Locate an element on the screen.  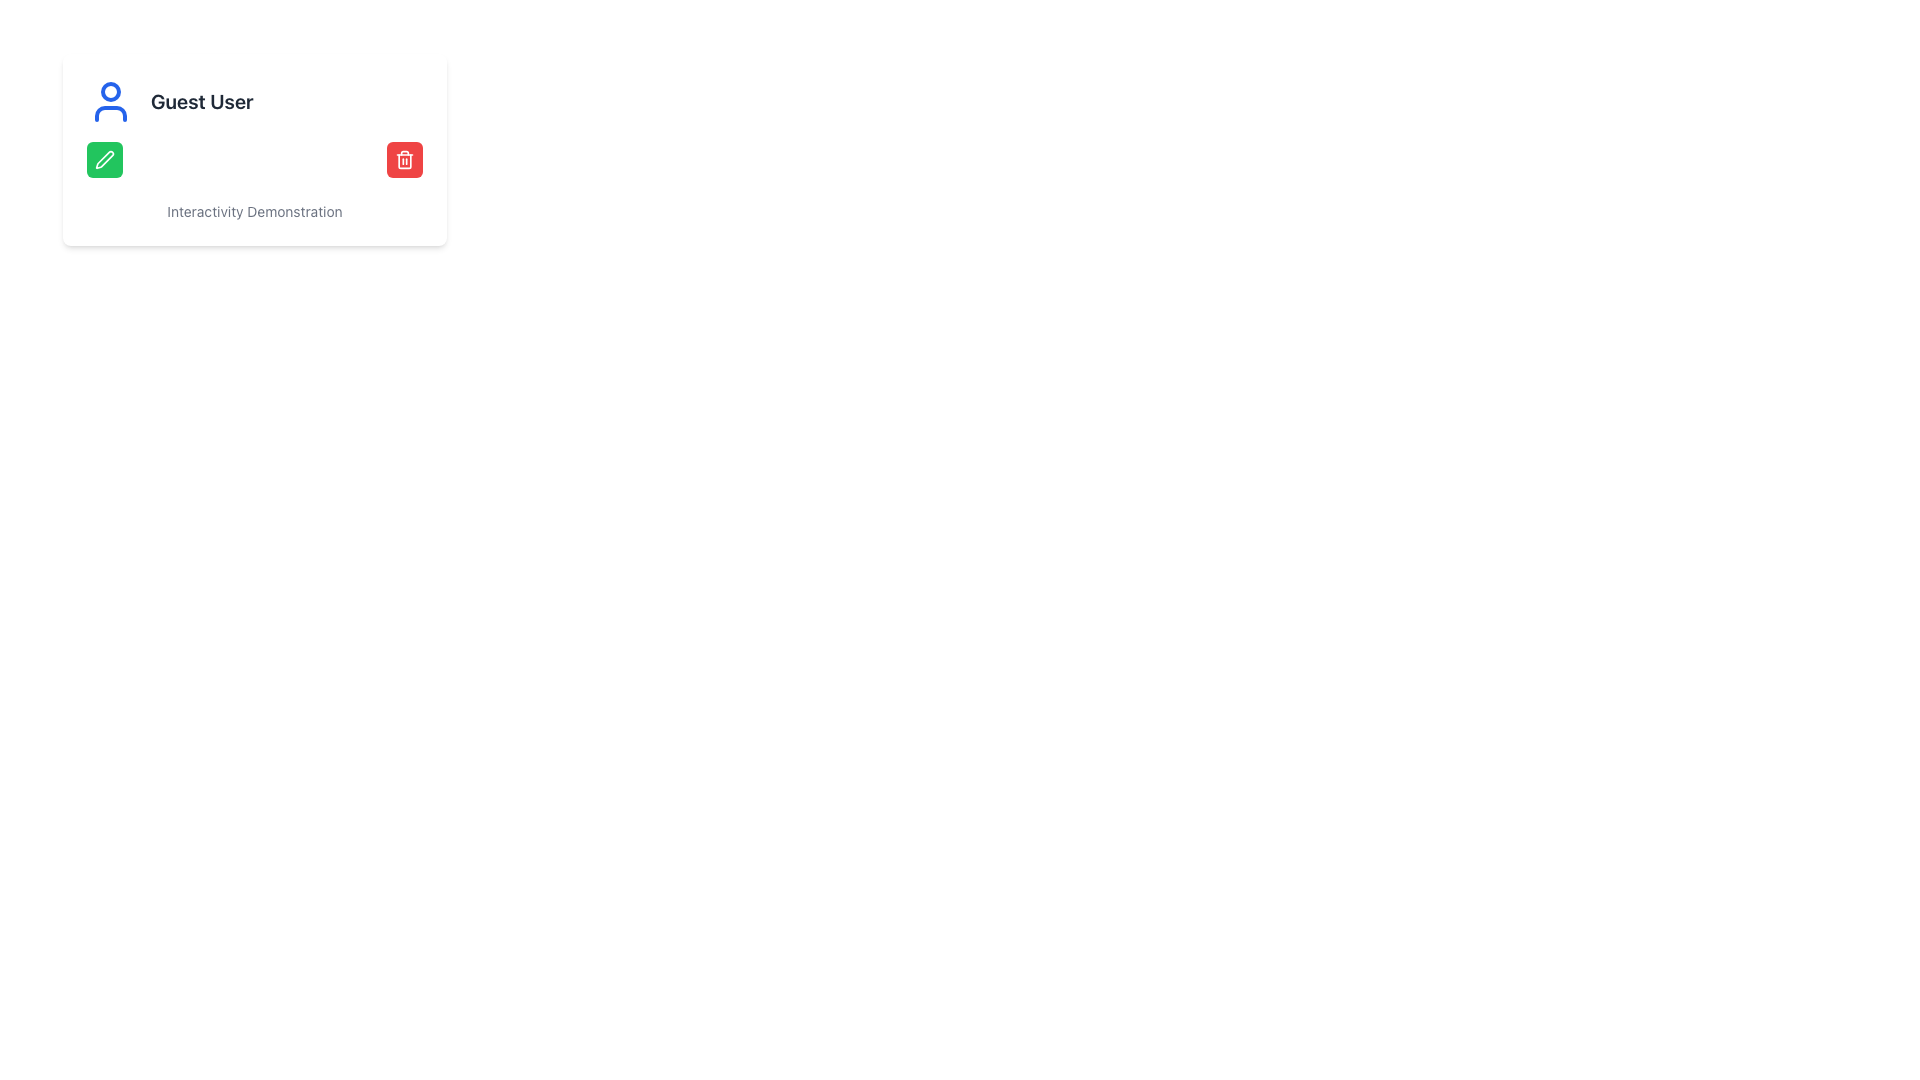
the text label displaying 'Interactivity Demonstration', which is styled in grayish color and positioned below the interactive buttons and user information section within a card layout is located at coordinates (253, 212).